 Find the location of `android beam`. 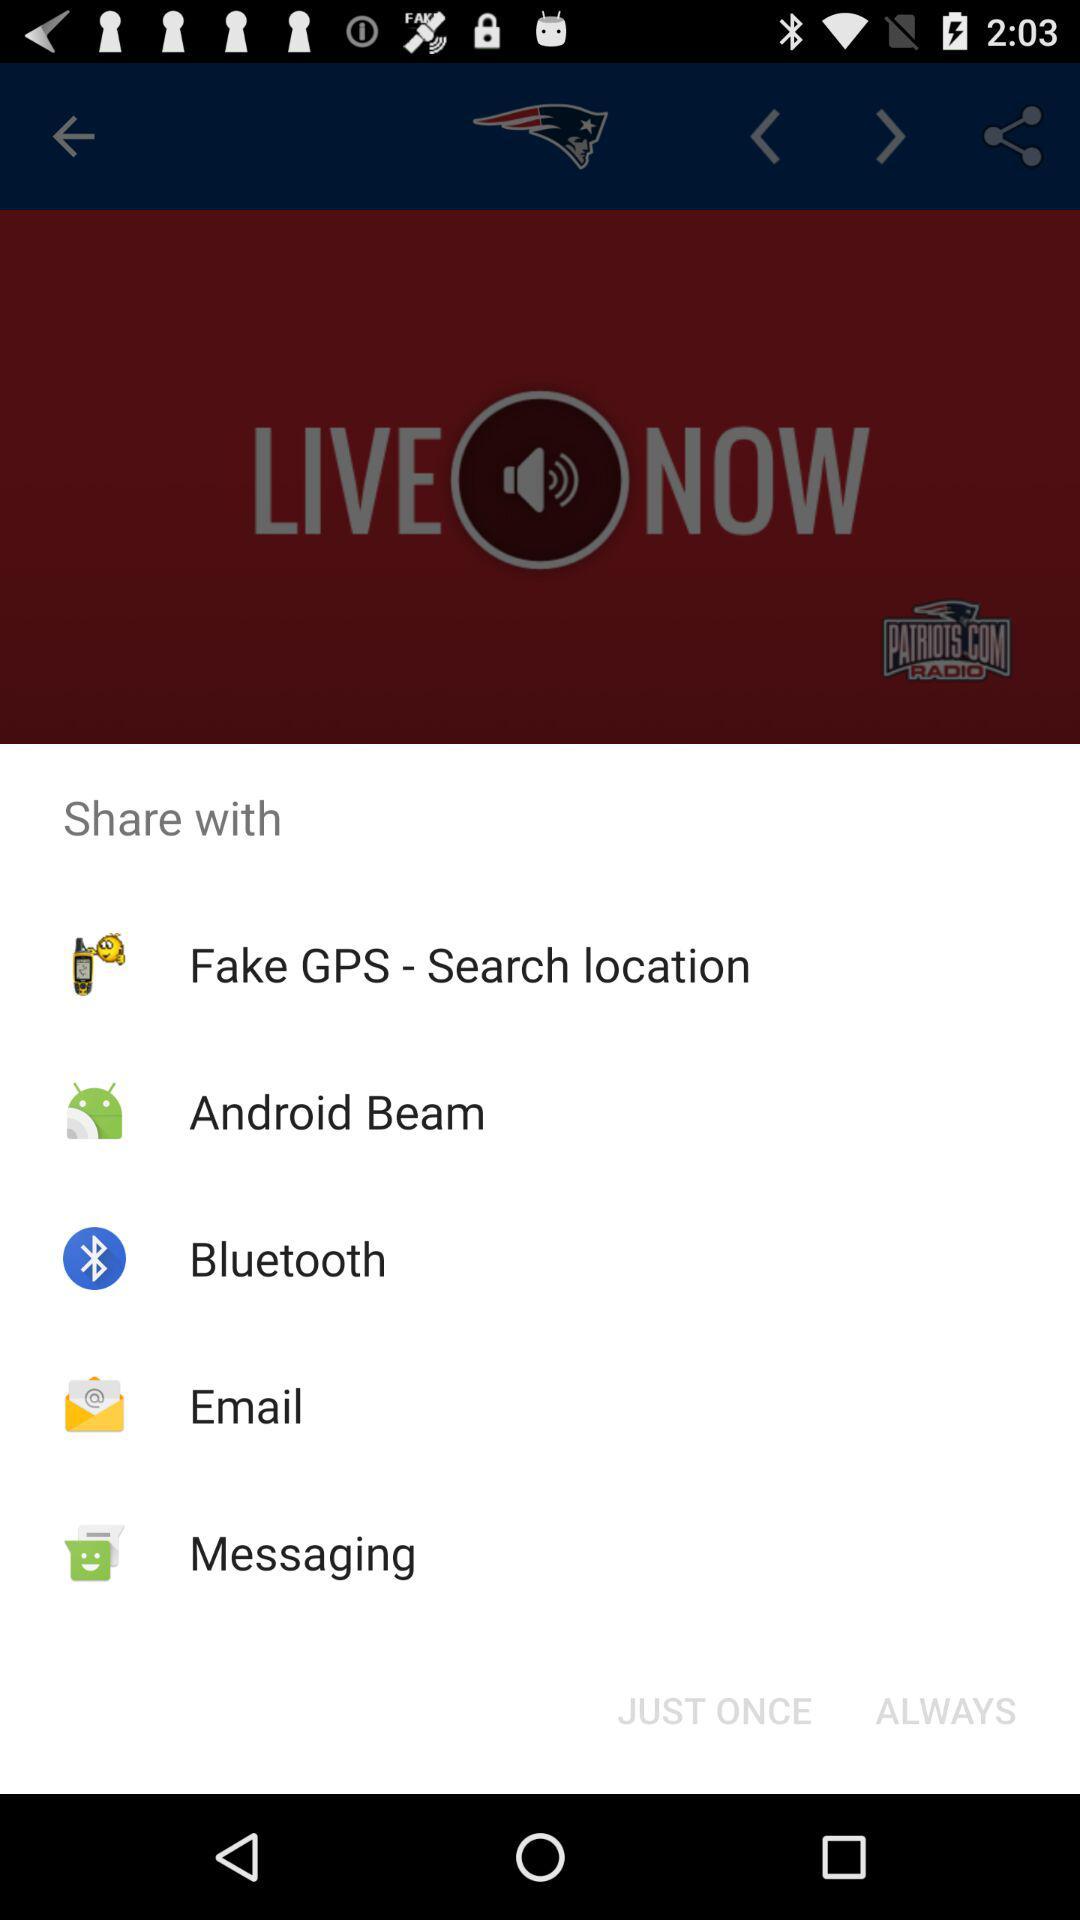

android beam is located at coordinates (336, 1110).